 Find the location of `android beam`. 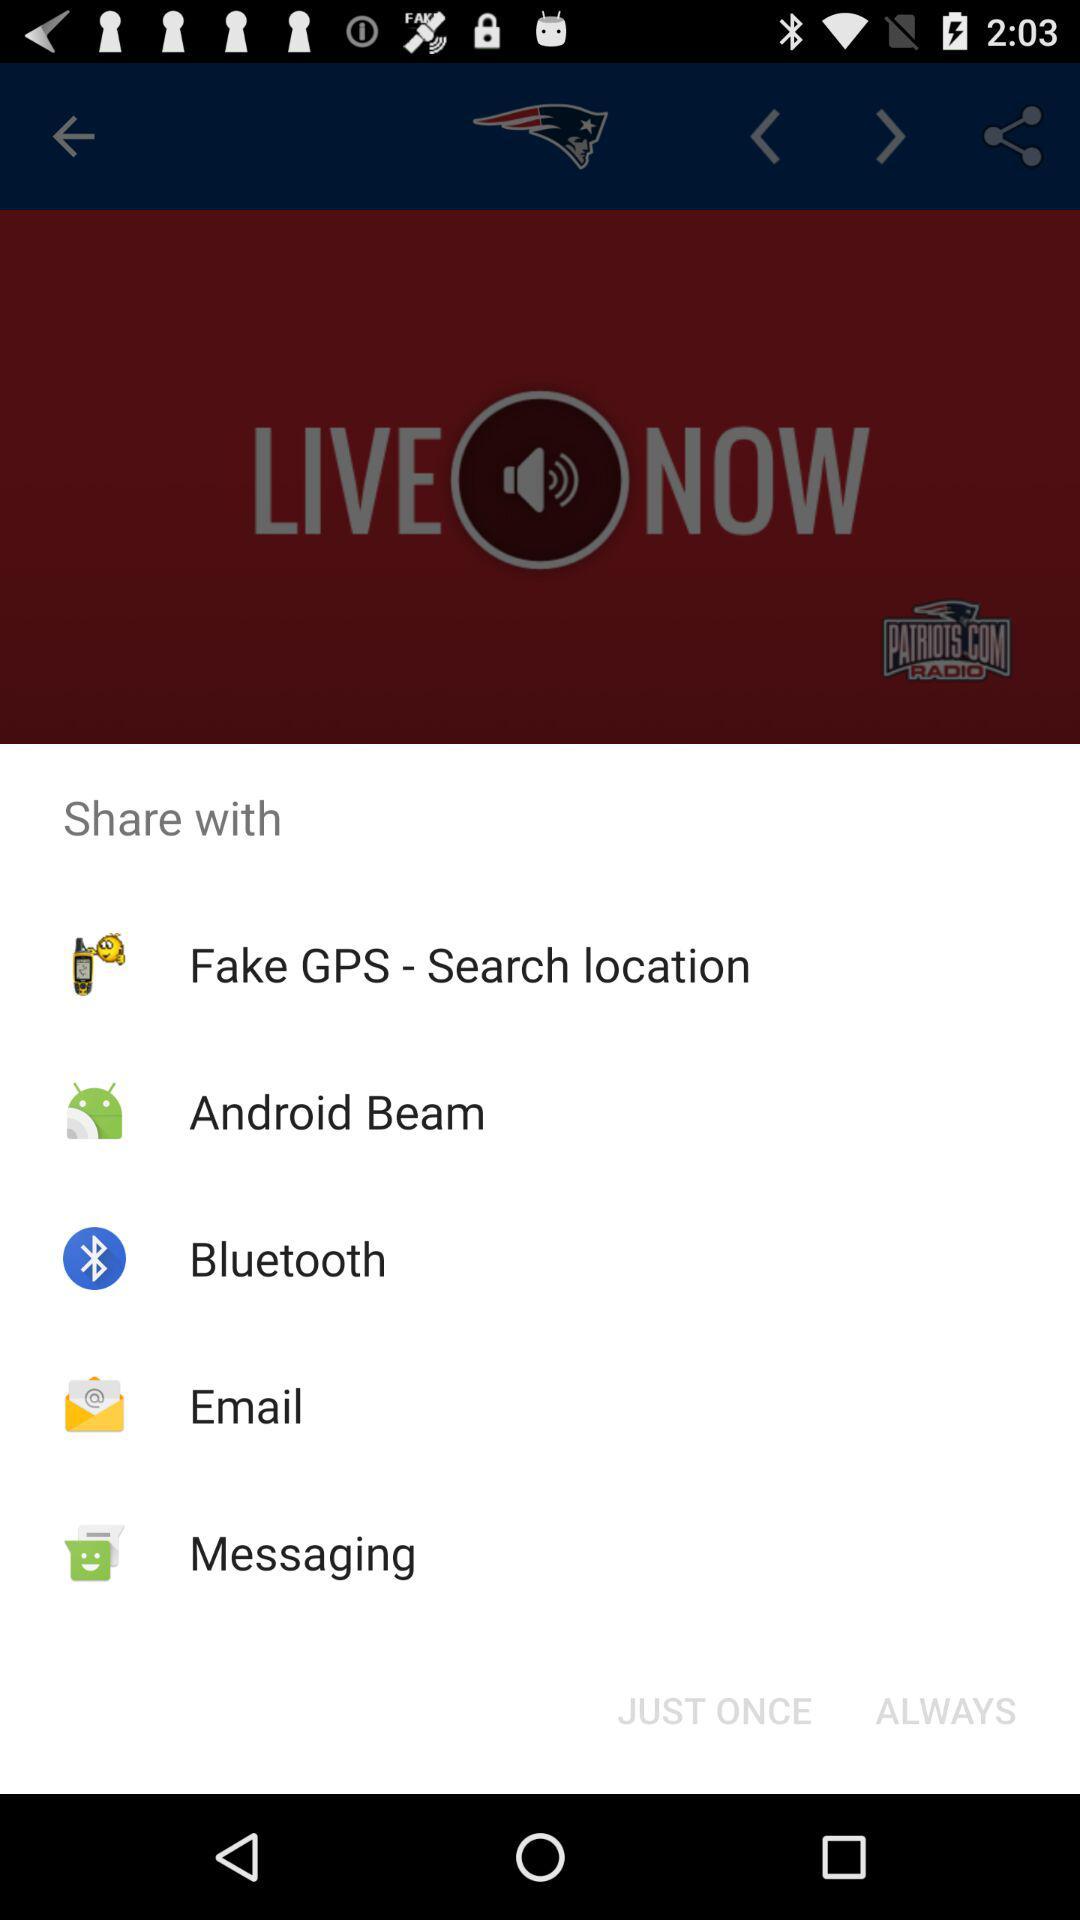

android beam is located at coordinates (336, 1110).